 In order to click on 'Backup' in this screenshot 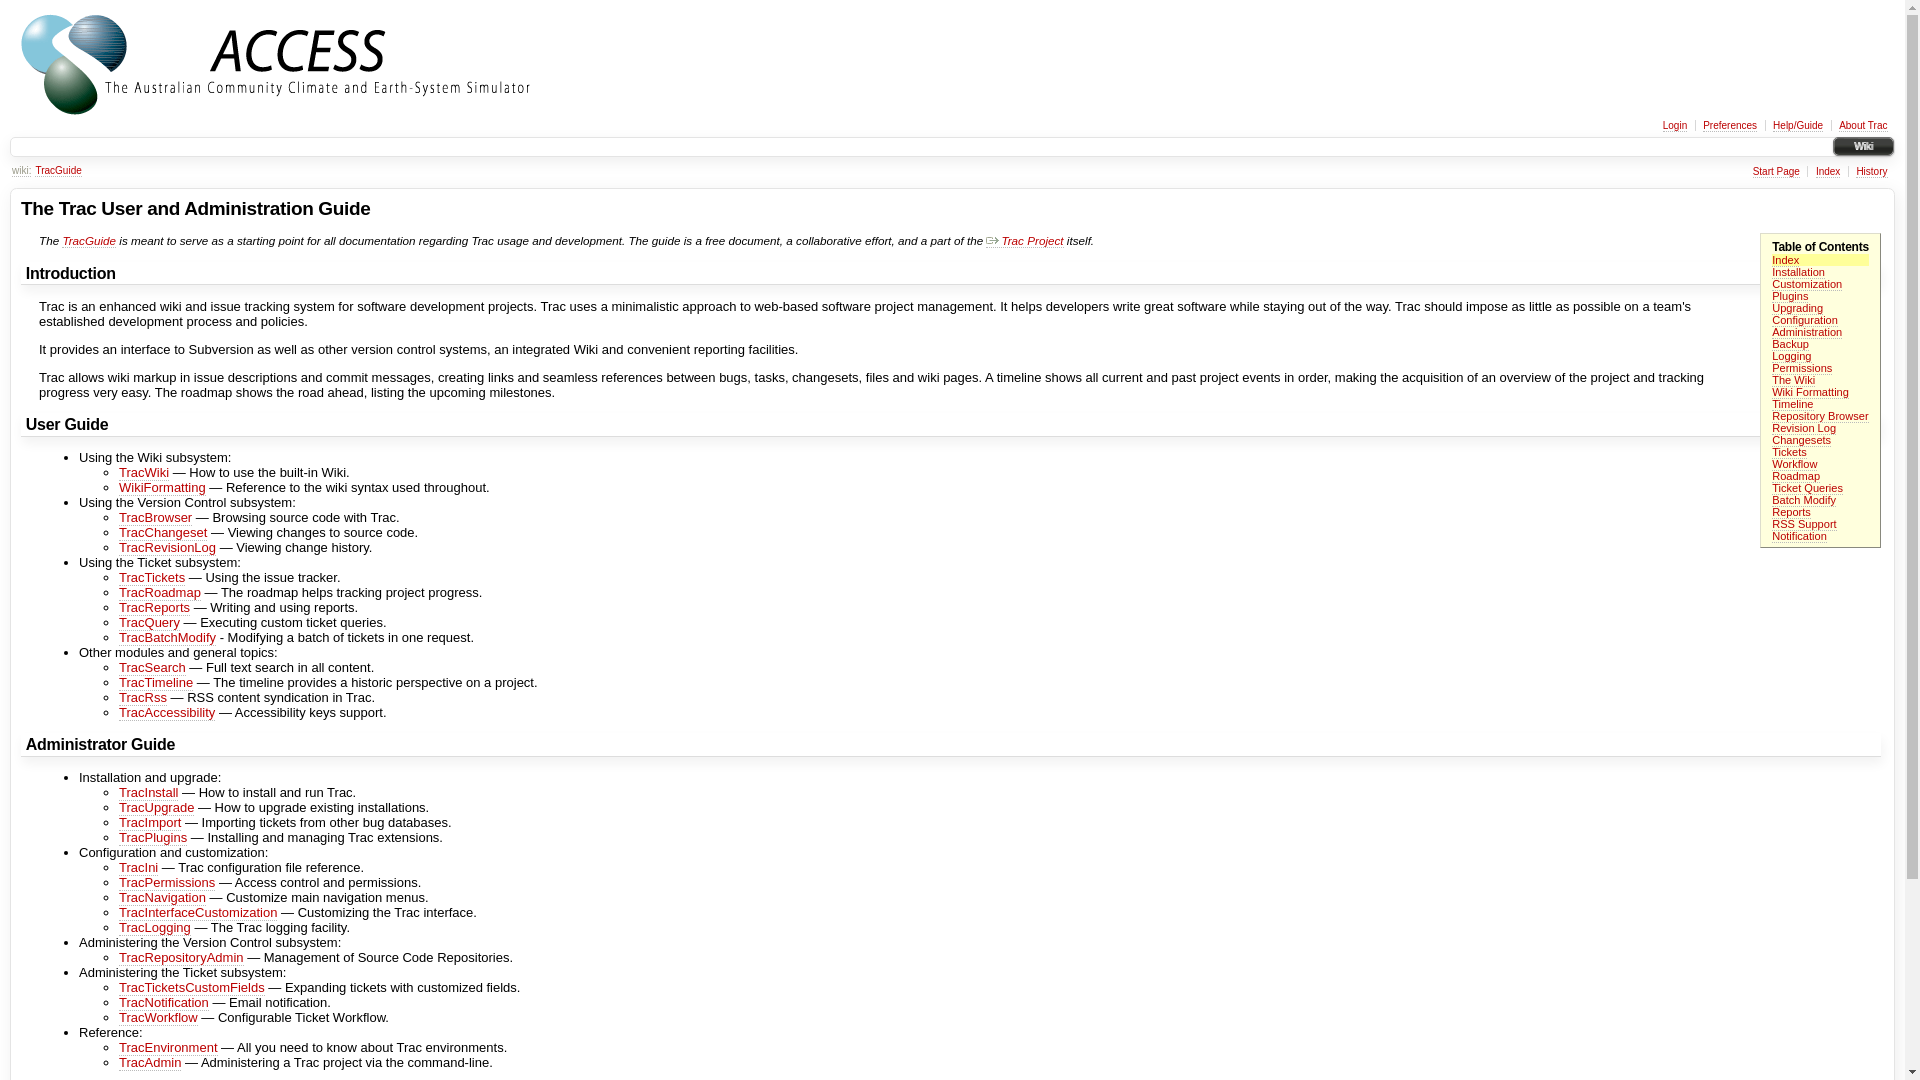, I will do `click(1790, 343)`.